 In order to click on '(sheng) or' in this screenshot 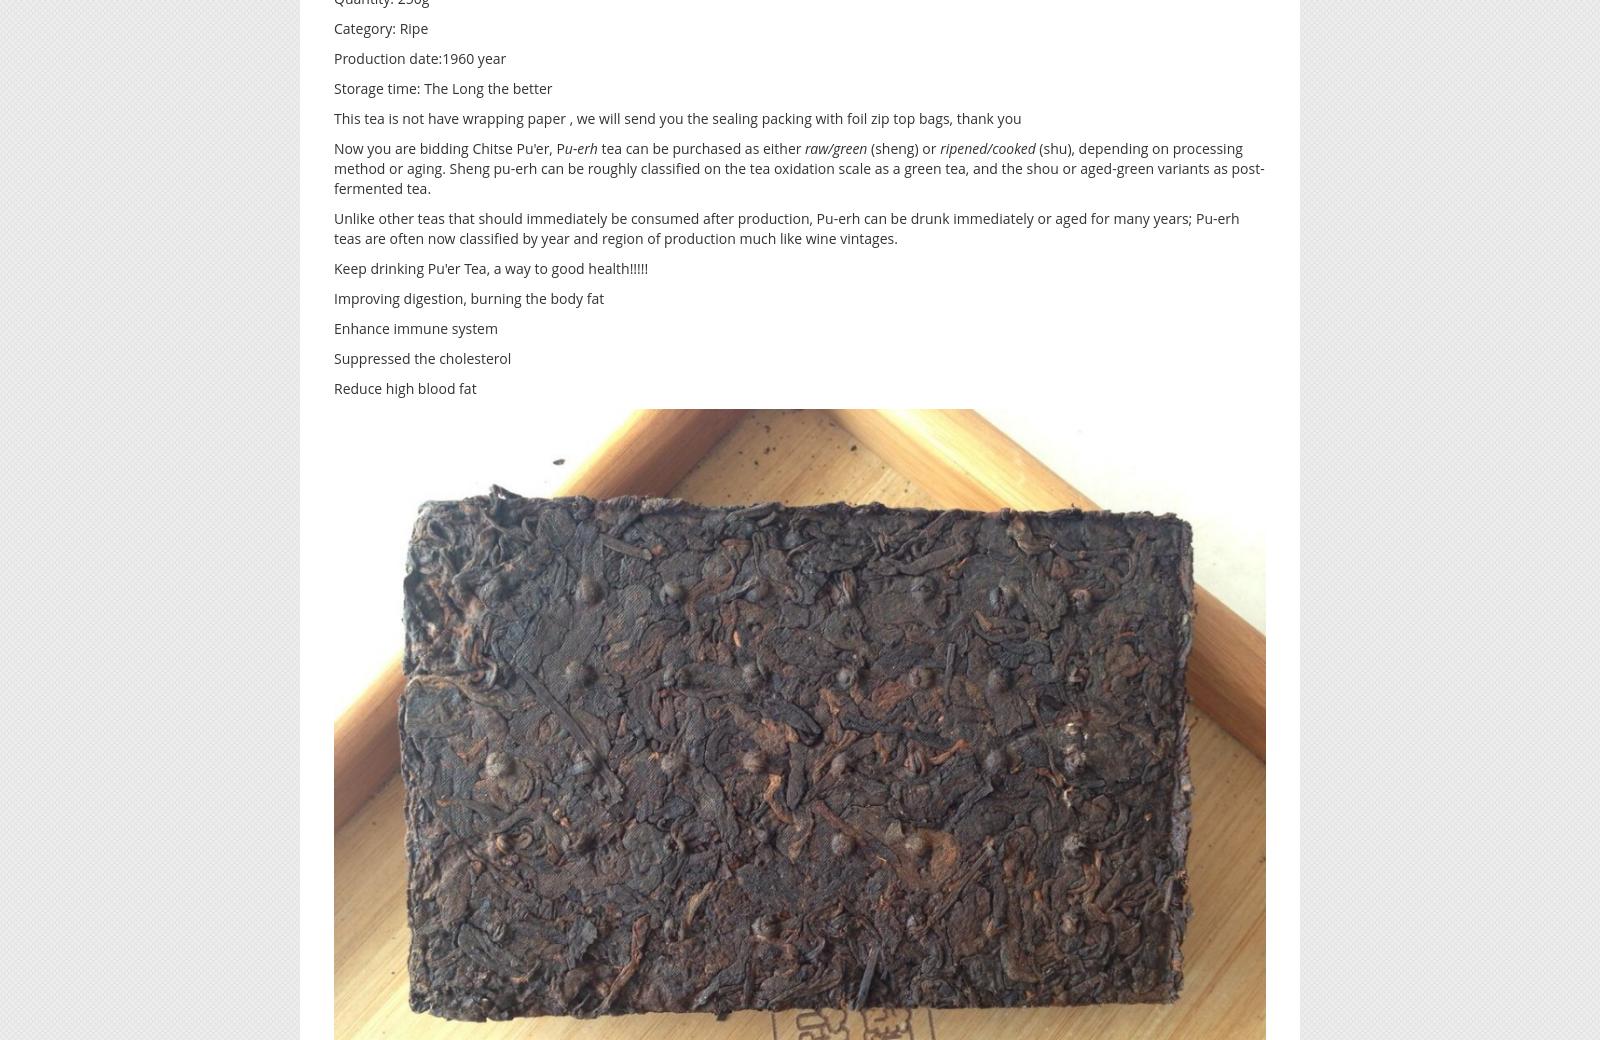, I will do `click(902, 147)`.